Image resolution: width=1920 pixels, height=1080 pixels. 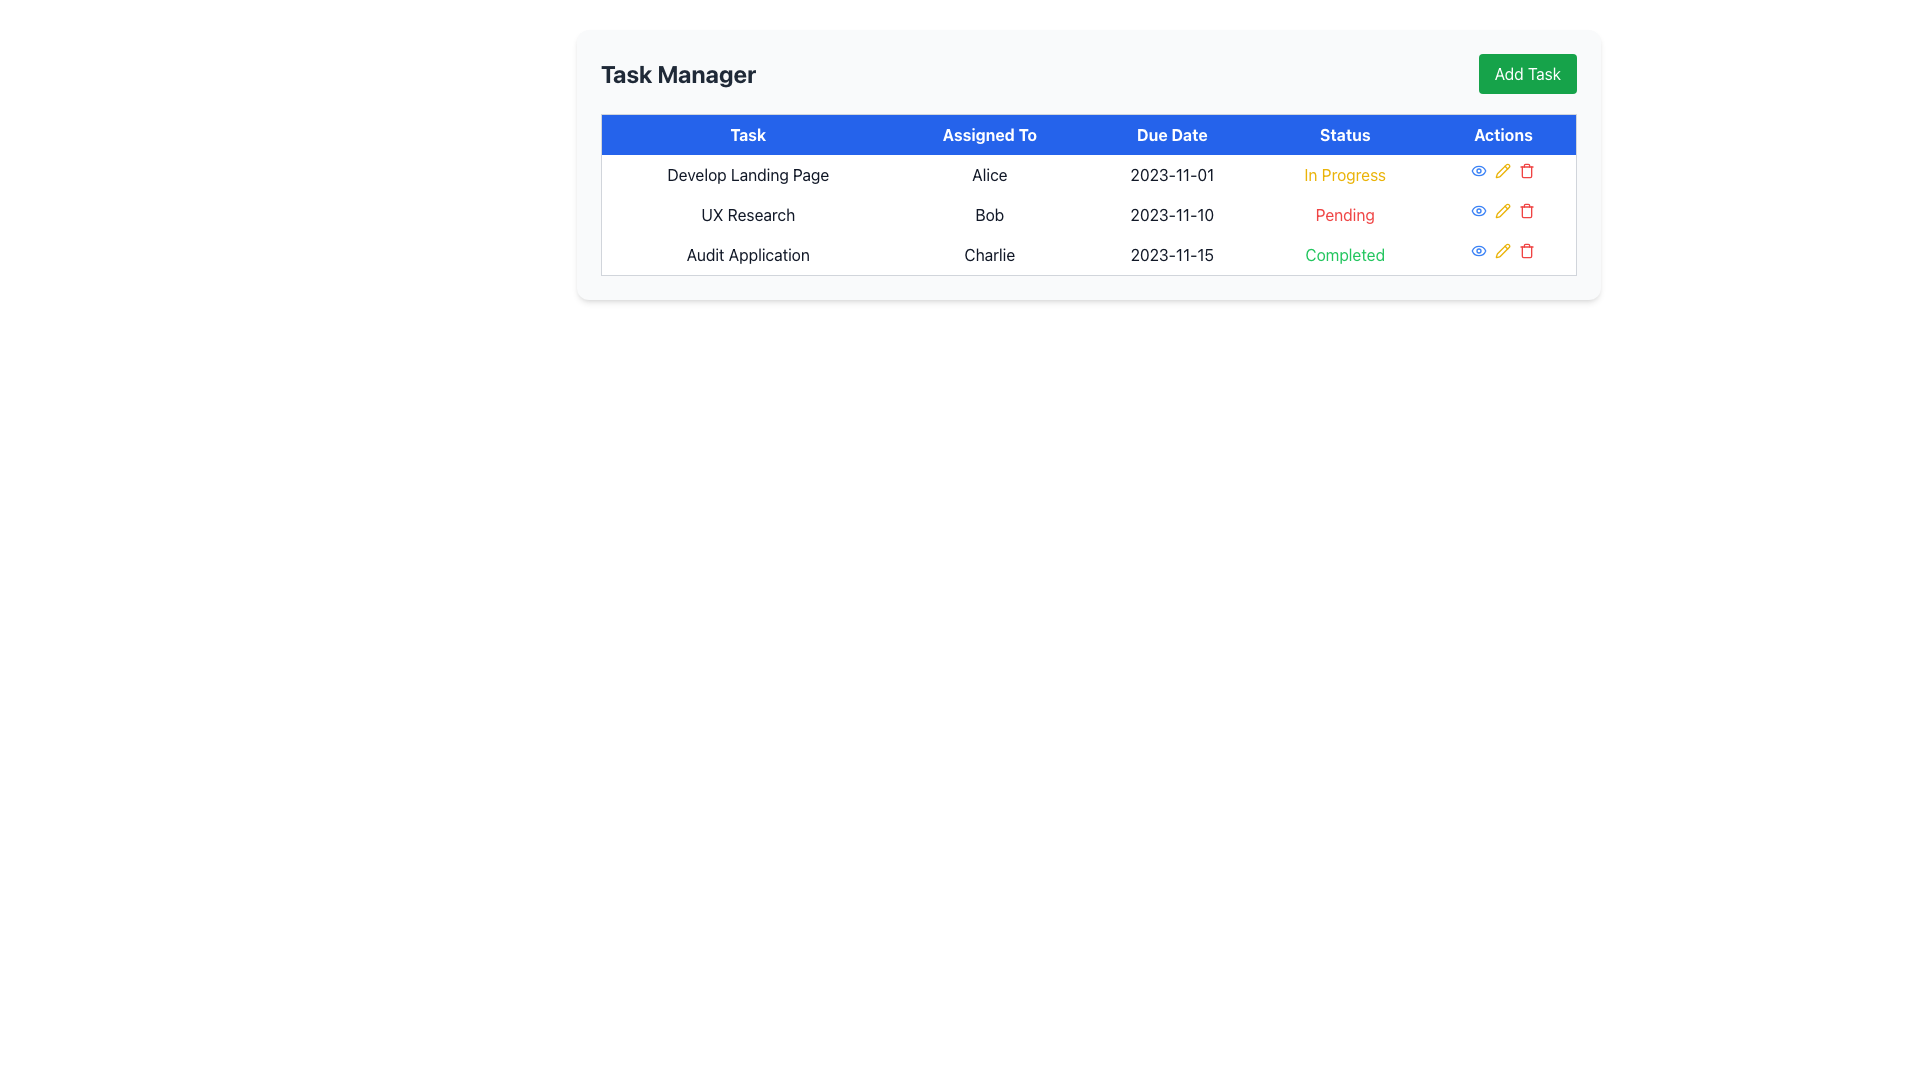 I want to click on text label identifying the assignment name 'Charlie' located in the 'Assigned To' column, third row of the table, so click(x=989, y=254).